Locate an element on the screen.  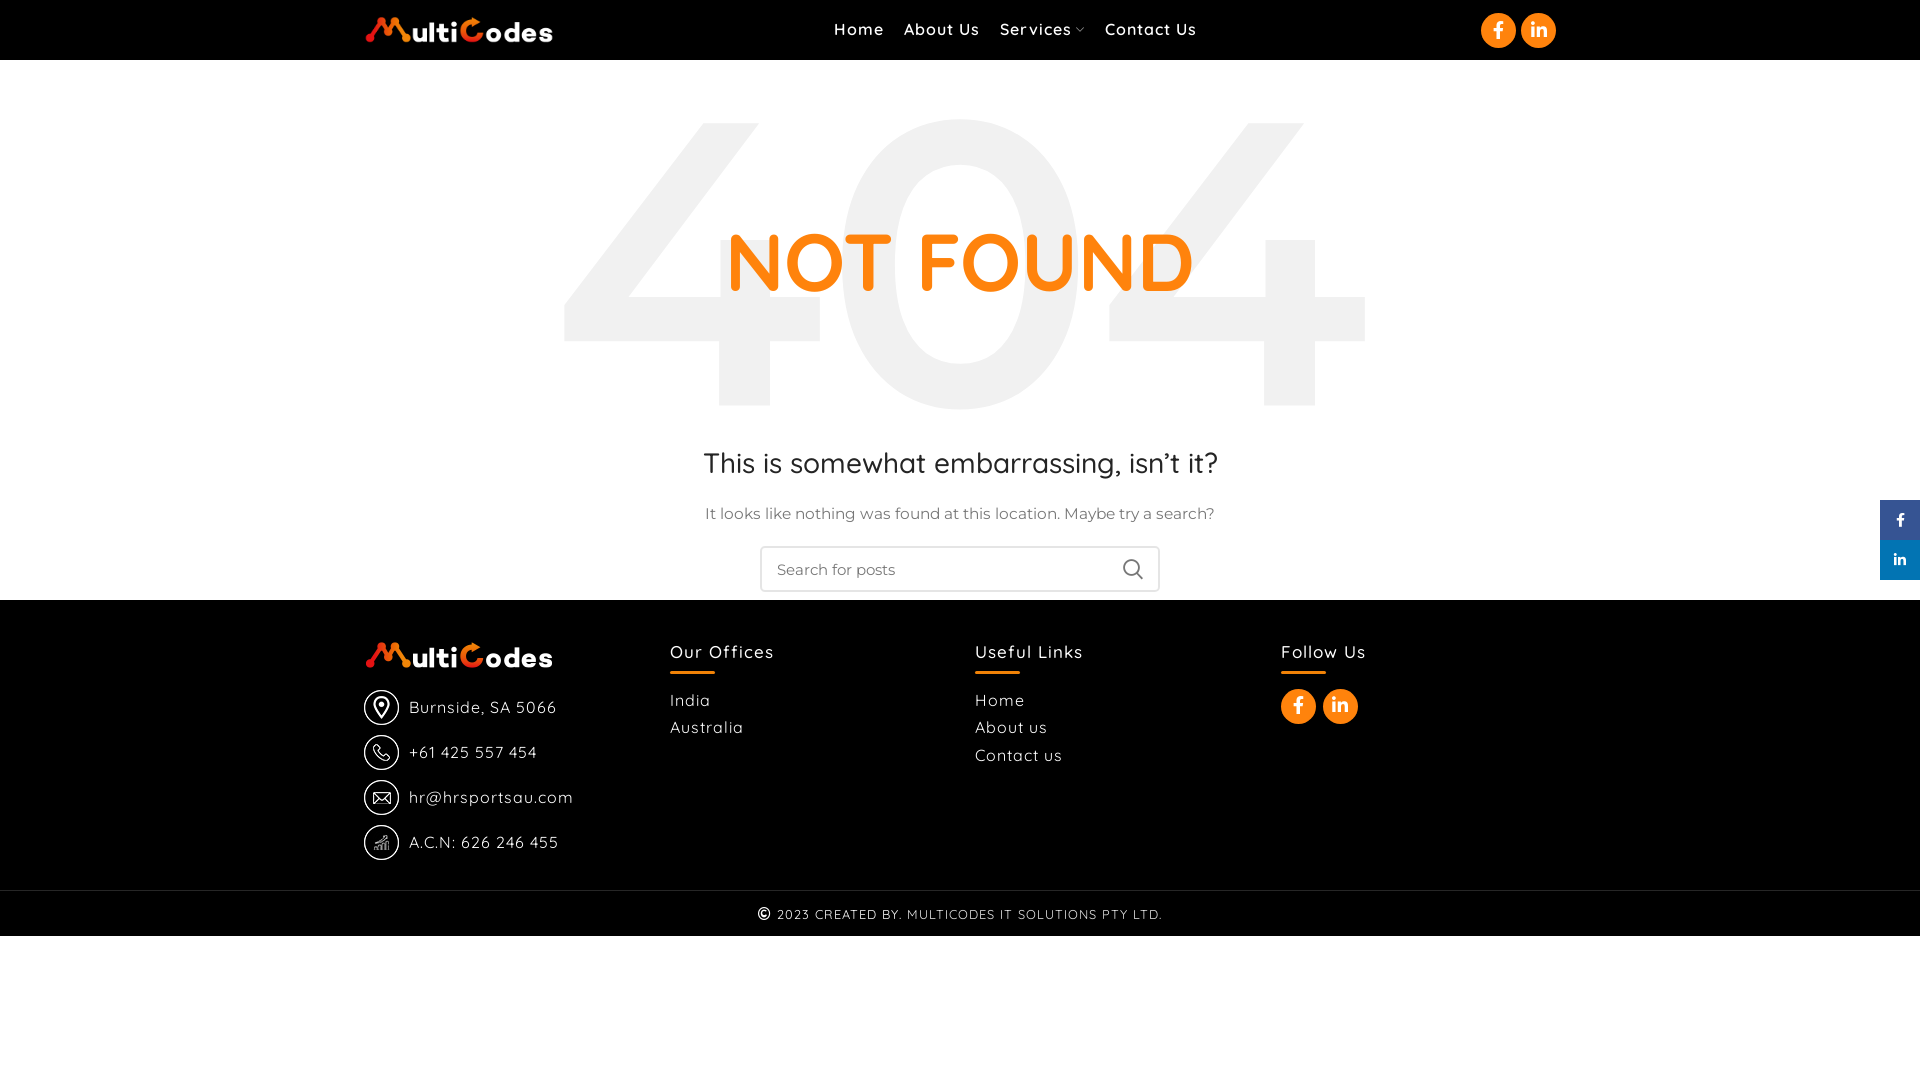
'Australia' is located at coordinates (708, 726).